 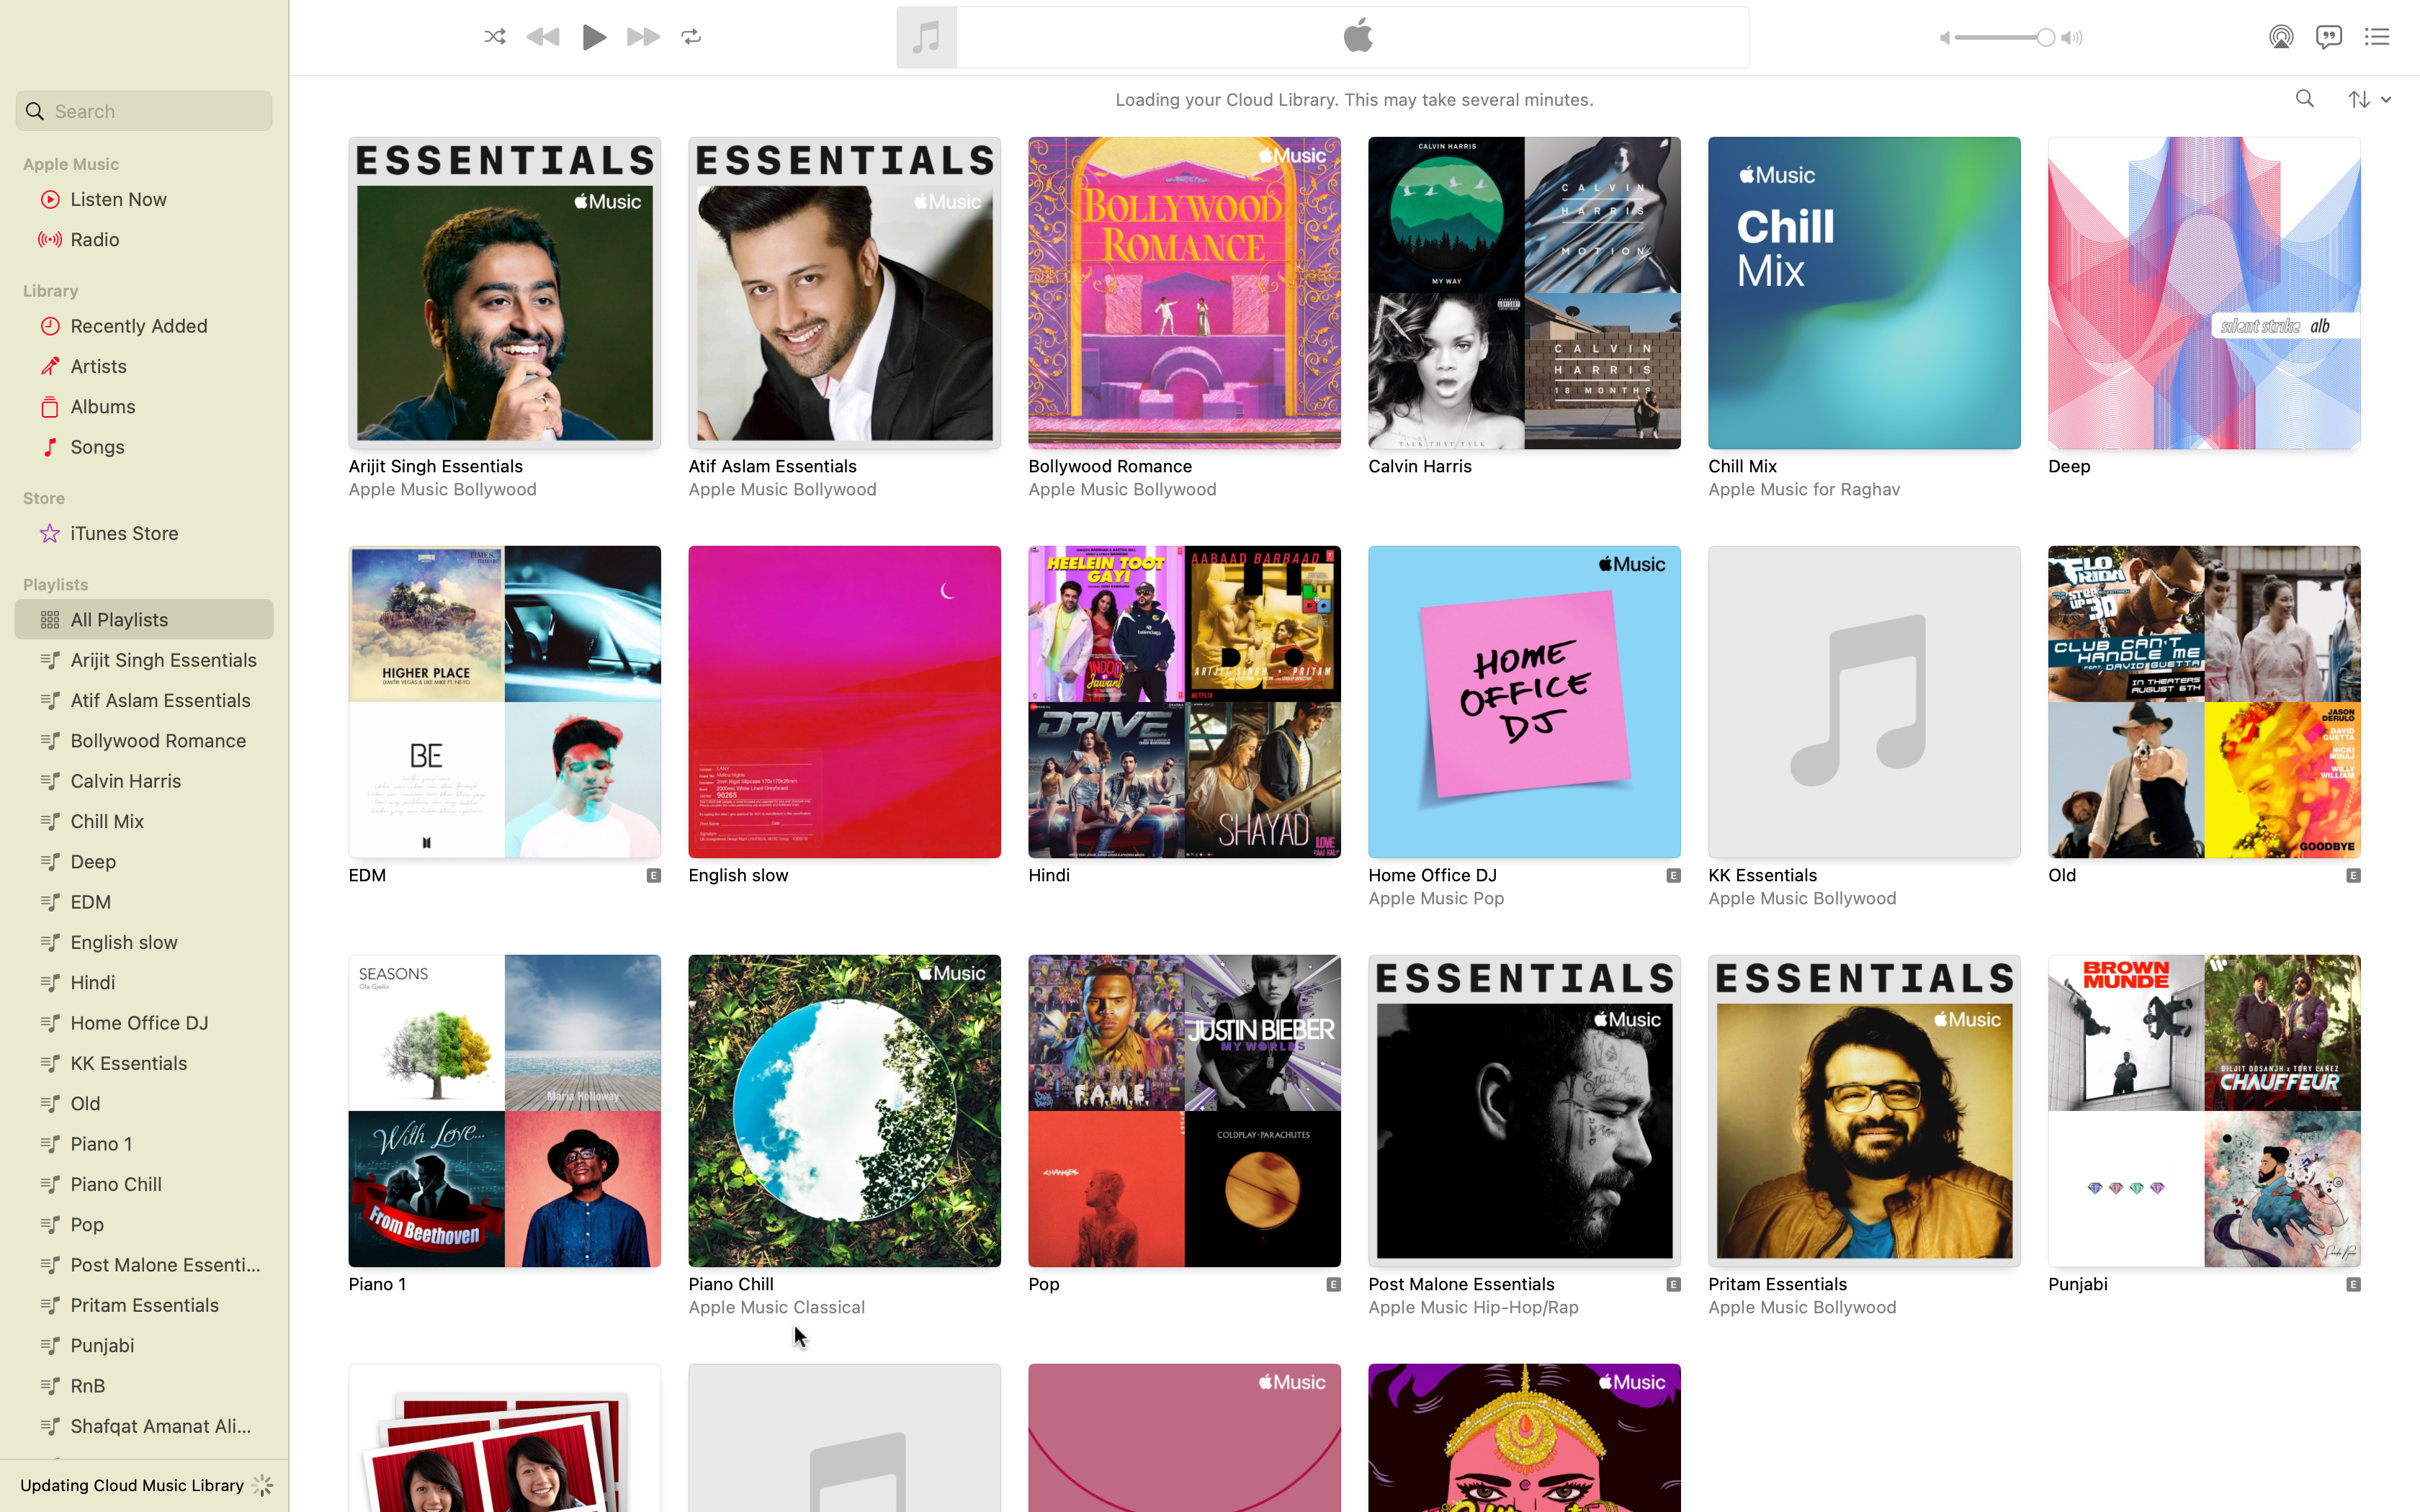 What do you see at coordinates (2305, 99) in the screenshot?
I see `the album "Views" by Drake on your system` at bounding box center [2305, 99].